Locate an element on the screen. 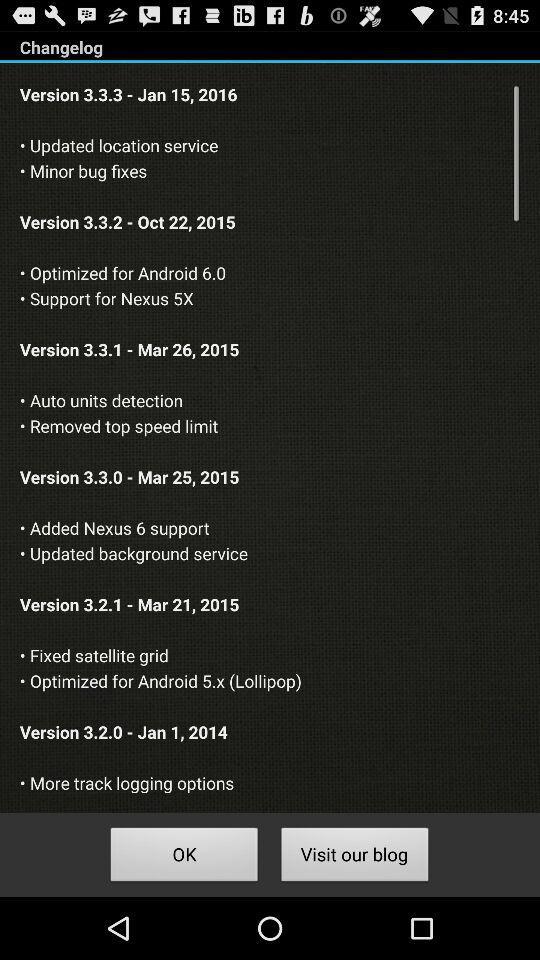 This screenshot has width=540, height=960. ok is located at coordinates (184, 856).